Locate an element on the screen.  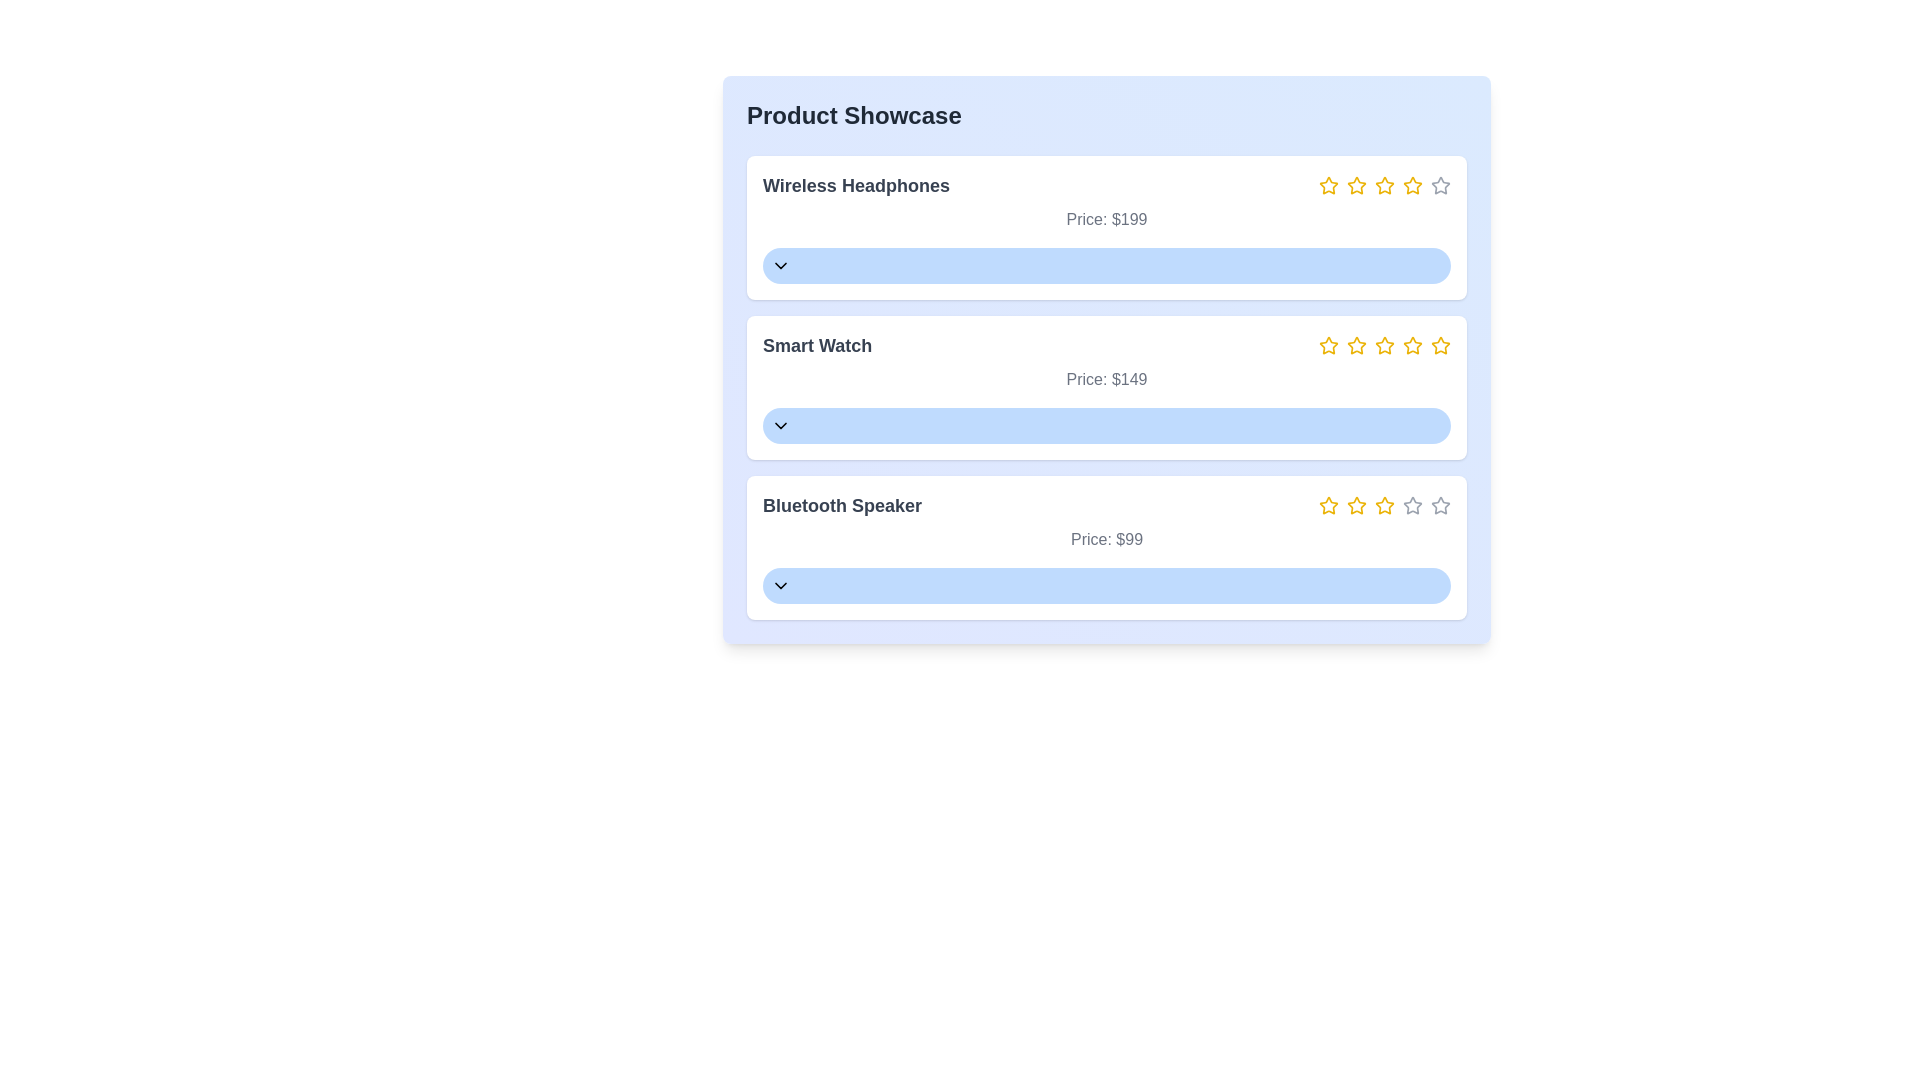
the gray outlined Rating Star Icon, which is the fifth star in the row for the product 'Wireless Headphones' is located at coordinates (1440, 185).